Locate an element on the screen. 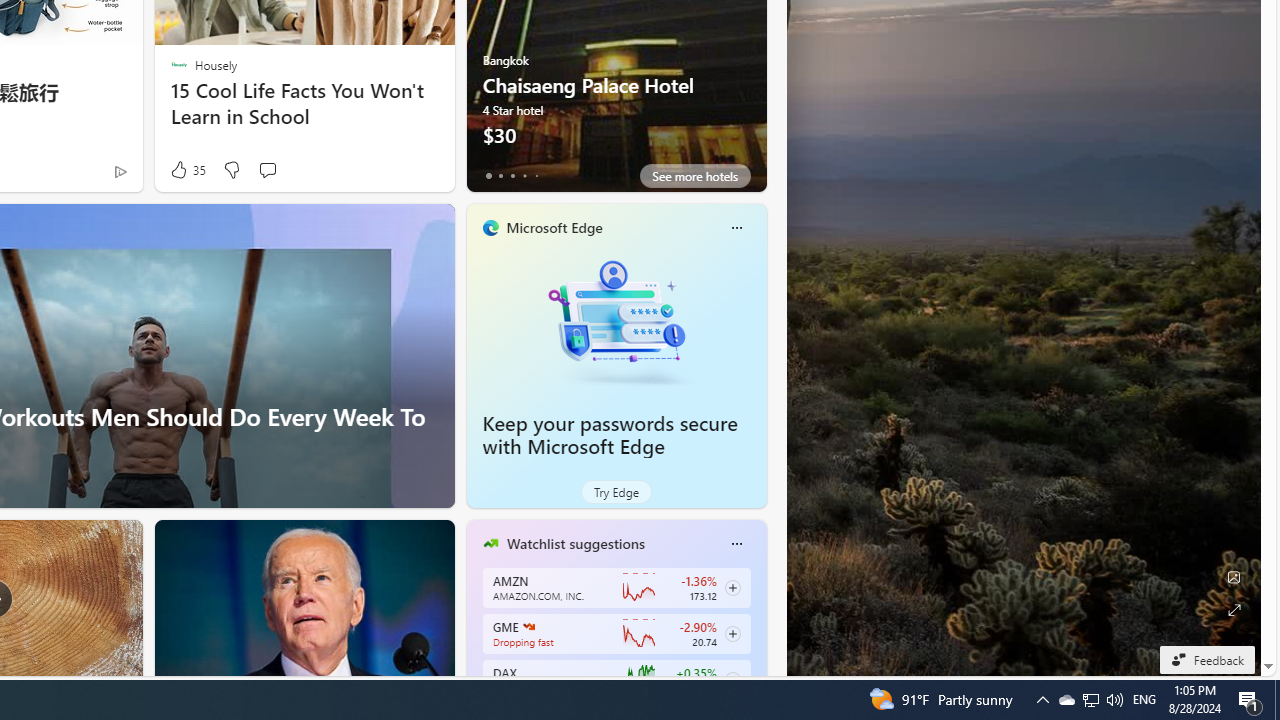 The height and width of the screenshot is (720, 1280). 'Expand background' is located at coordinates (1232, 609).